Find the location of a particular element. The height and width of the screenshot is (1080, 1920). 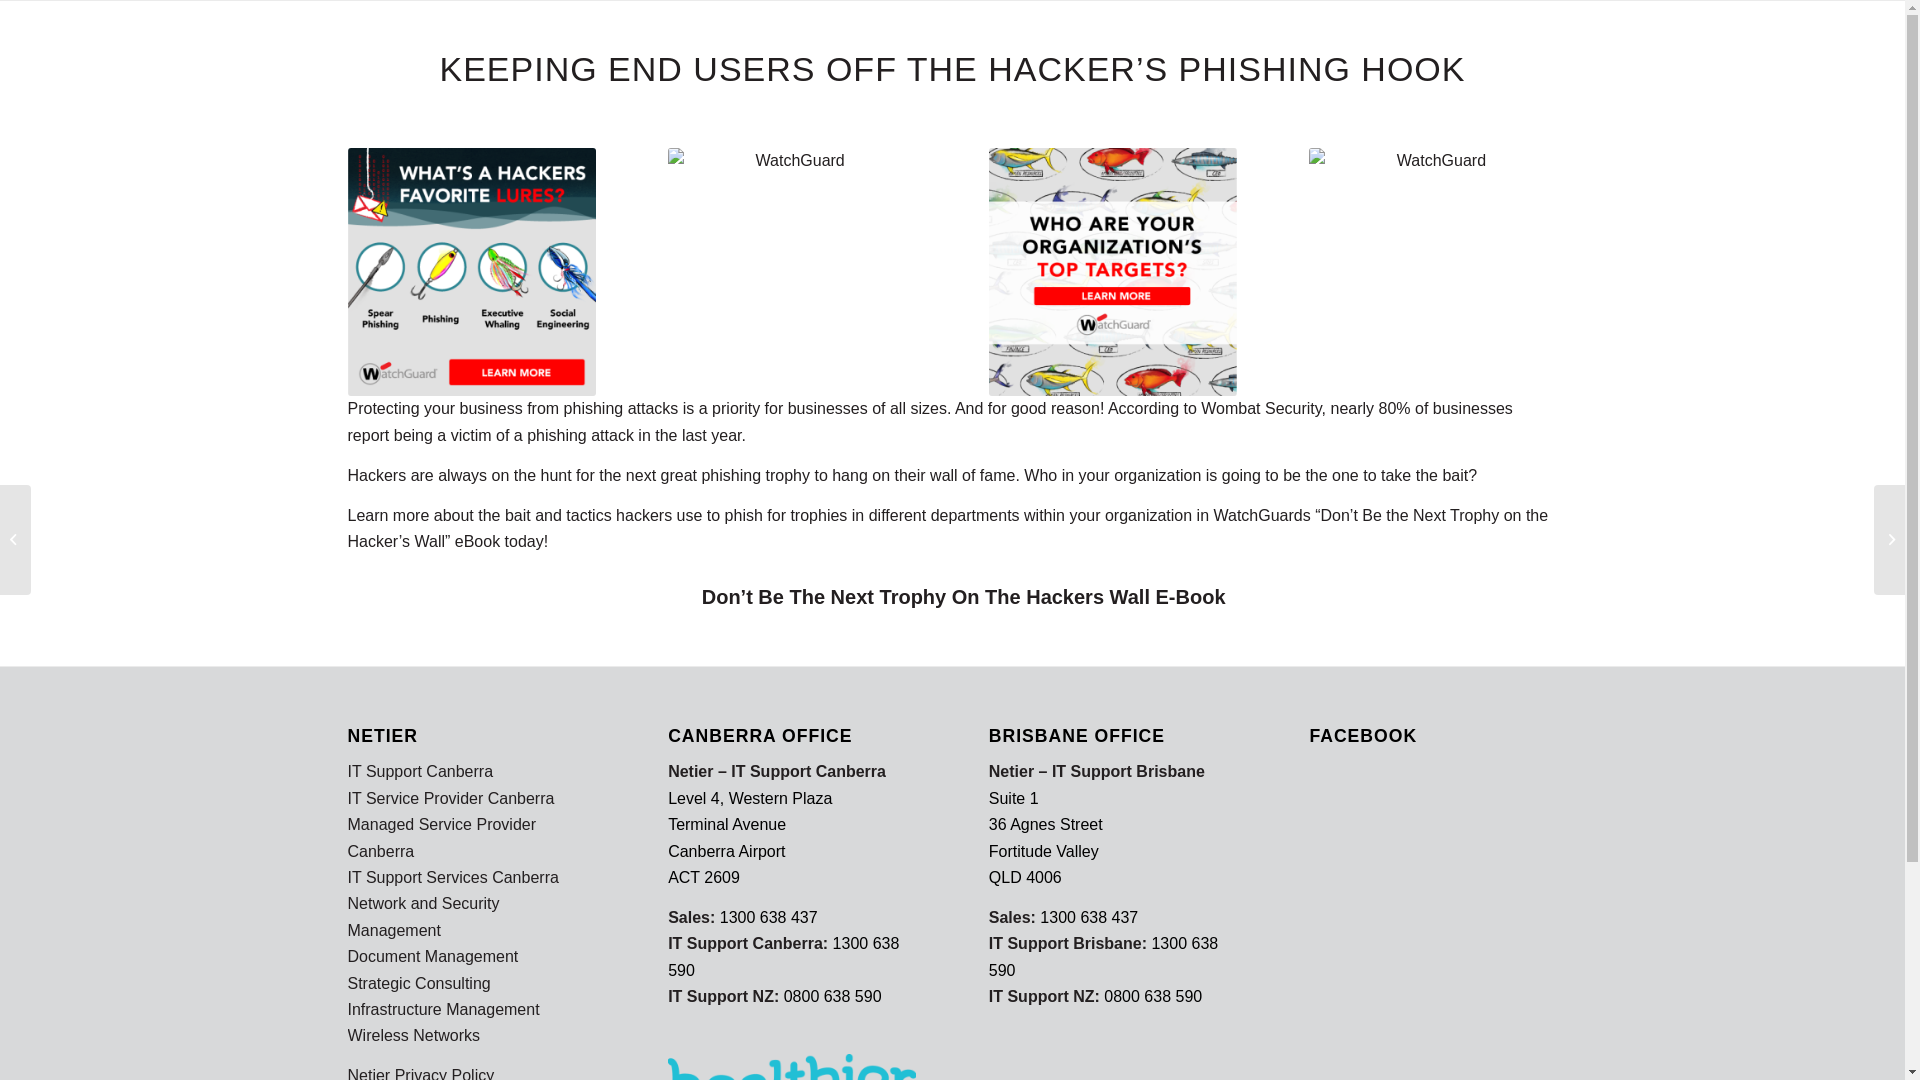

'Managed Service Provider Canberra' is located at coordinates (441, 837).